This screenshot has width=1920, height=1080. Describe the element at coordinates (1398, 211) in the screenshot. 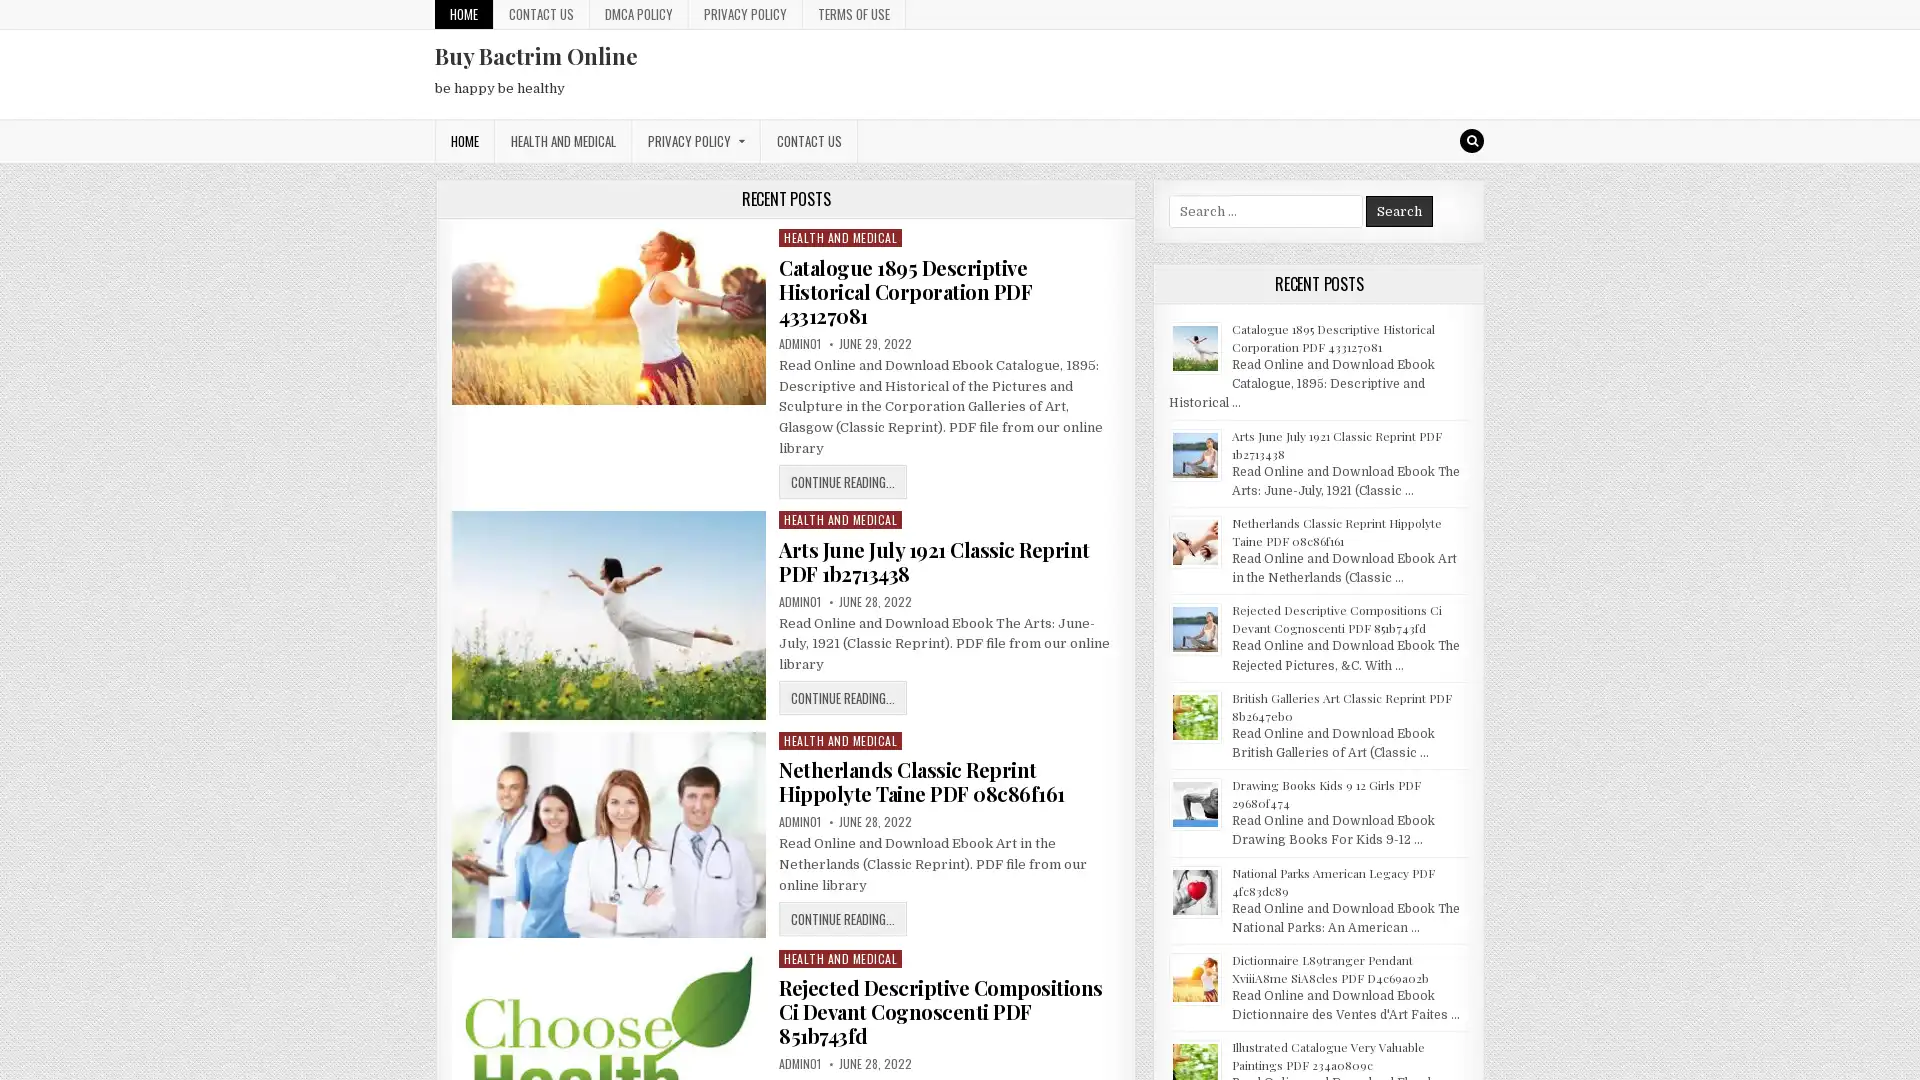

I see `Search` at that location.